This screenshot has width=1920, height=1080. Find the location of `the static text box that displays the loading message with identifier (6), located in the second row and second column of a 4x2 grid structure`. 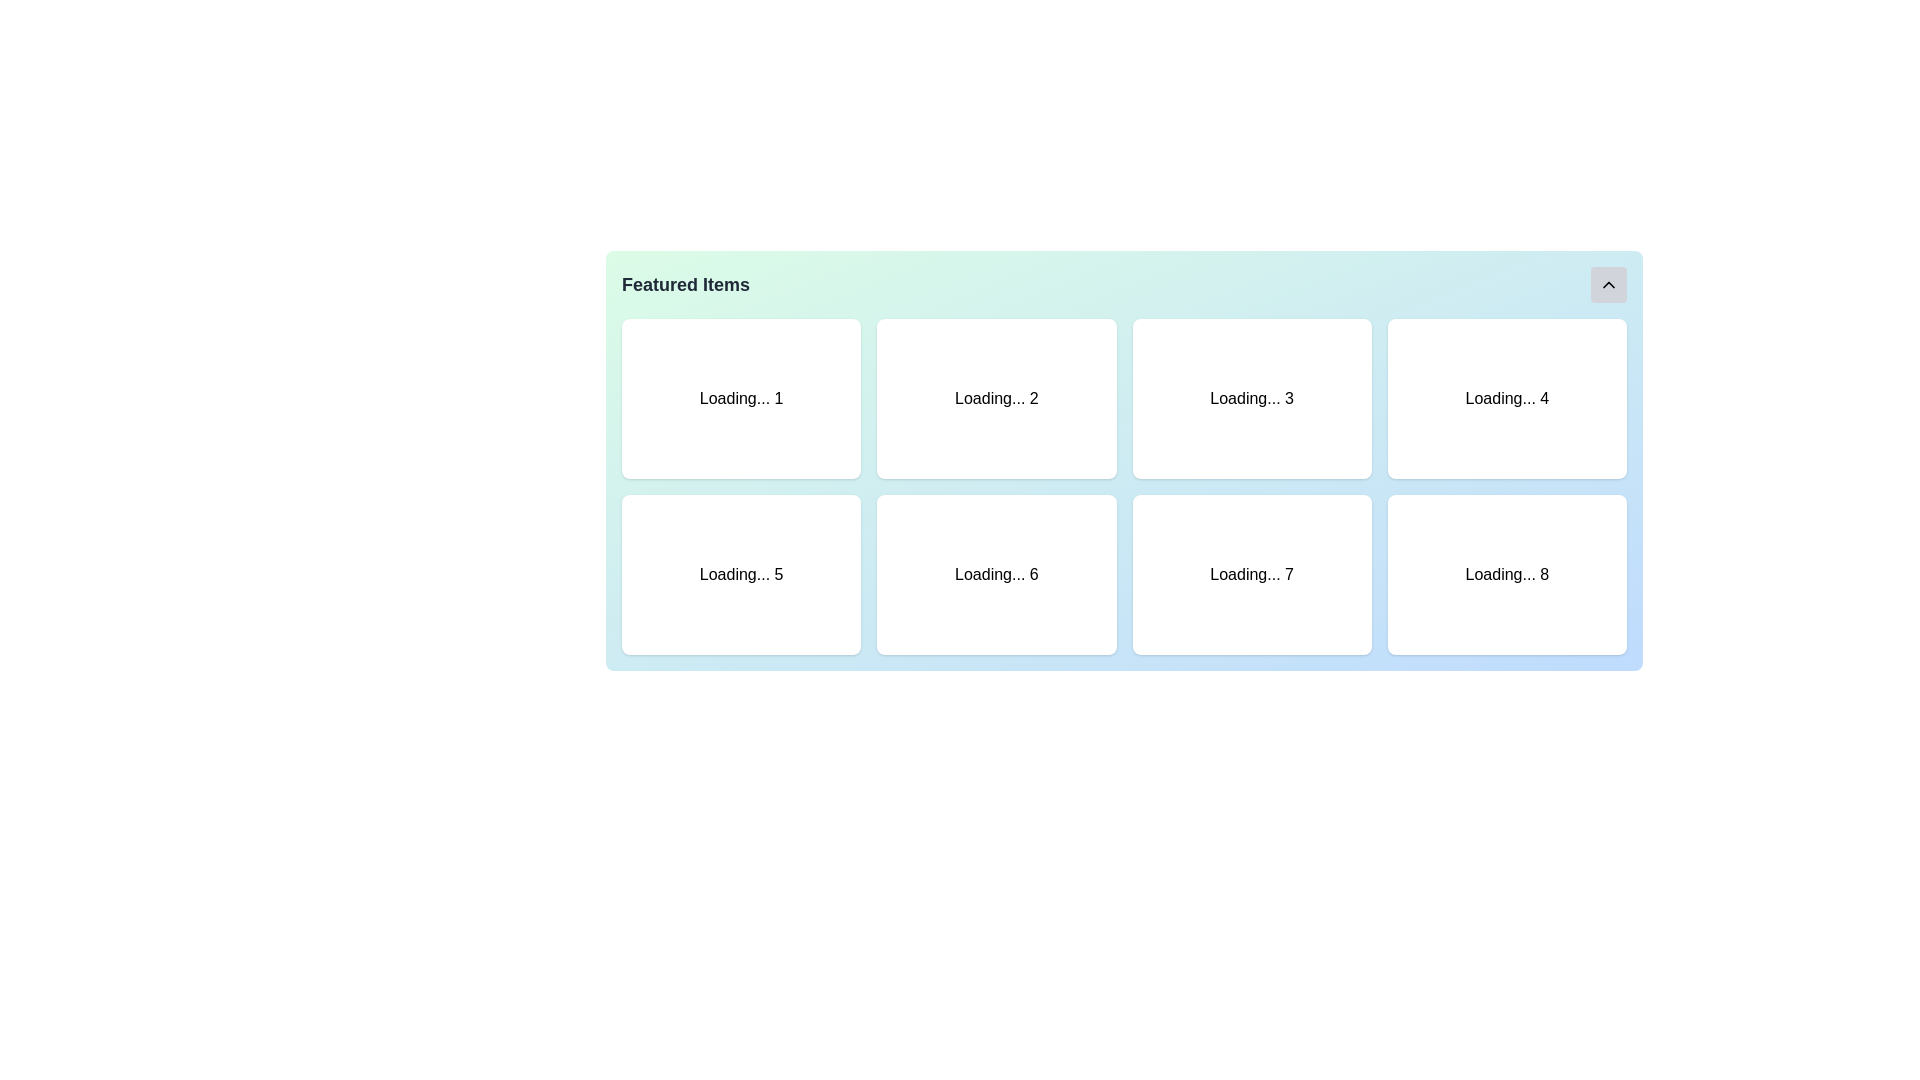

the static text box that displays the loading message with identifier (6), located in the second row and second column of a 4x2 grid structure is located at coordinates (996, 574).